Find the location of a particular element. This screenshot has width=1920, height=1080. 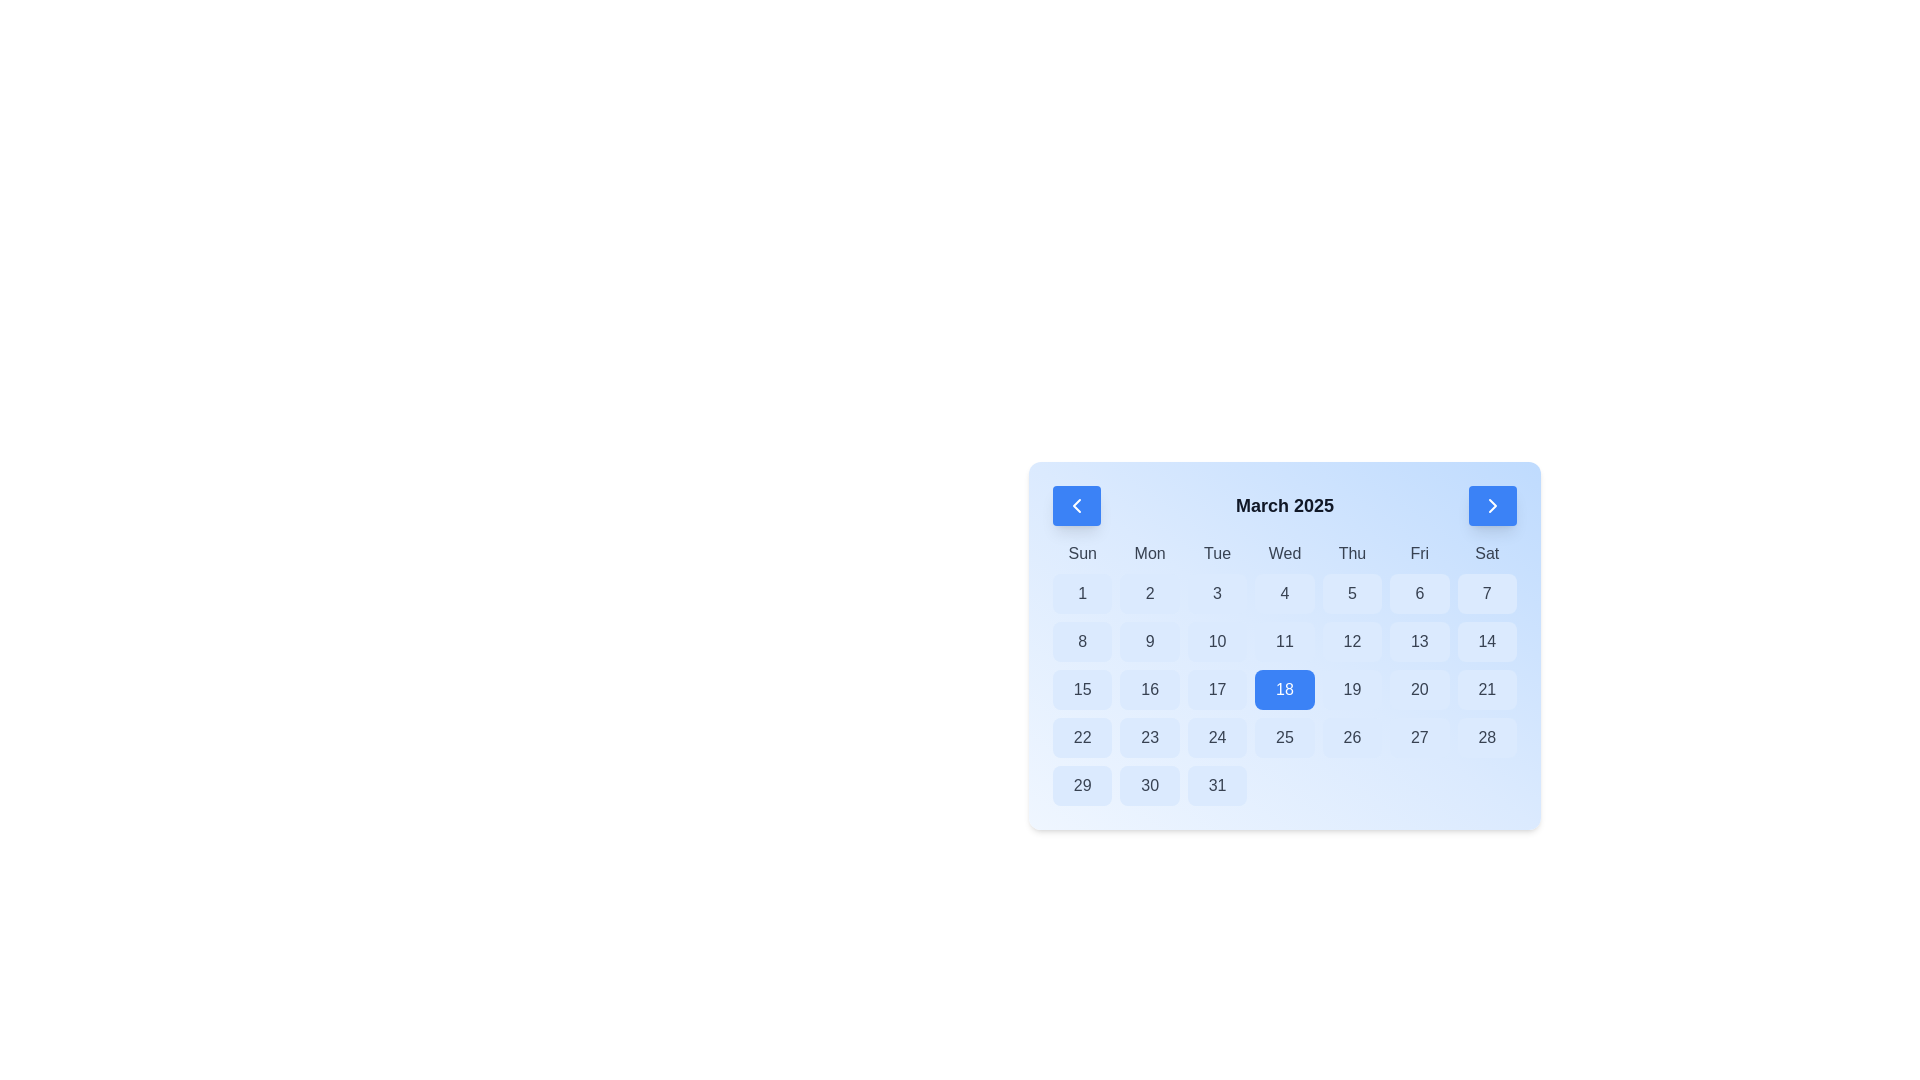

the selectable date cell in the calendar for March 2025, located in the fourth week under the 'Wed' column is located at coordinates (1285, 674).